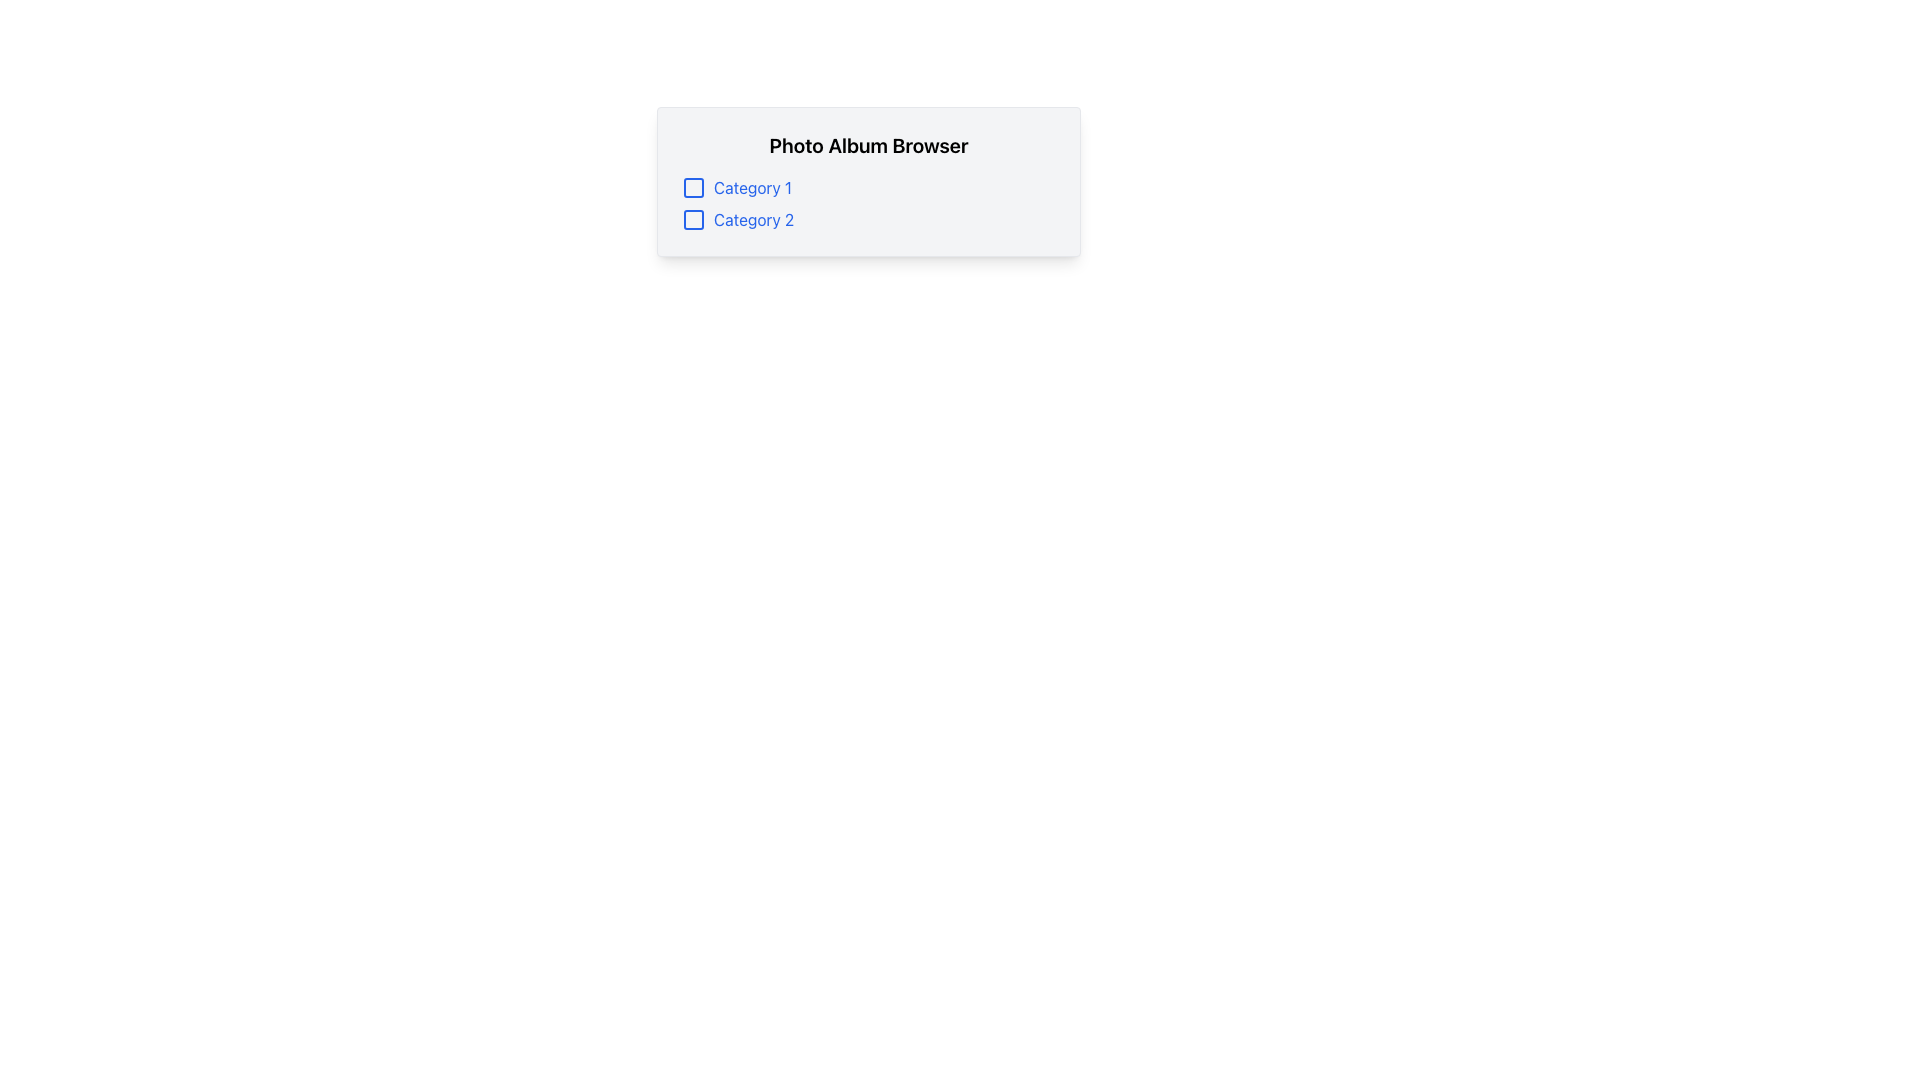  What do you see at coordinates (753, 219) in the screenshot?
I see `the text label associated with the second checkbox under the 'Photo Album Browser' panel, which provides information for user selection` at bounding box center [753, 219].